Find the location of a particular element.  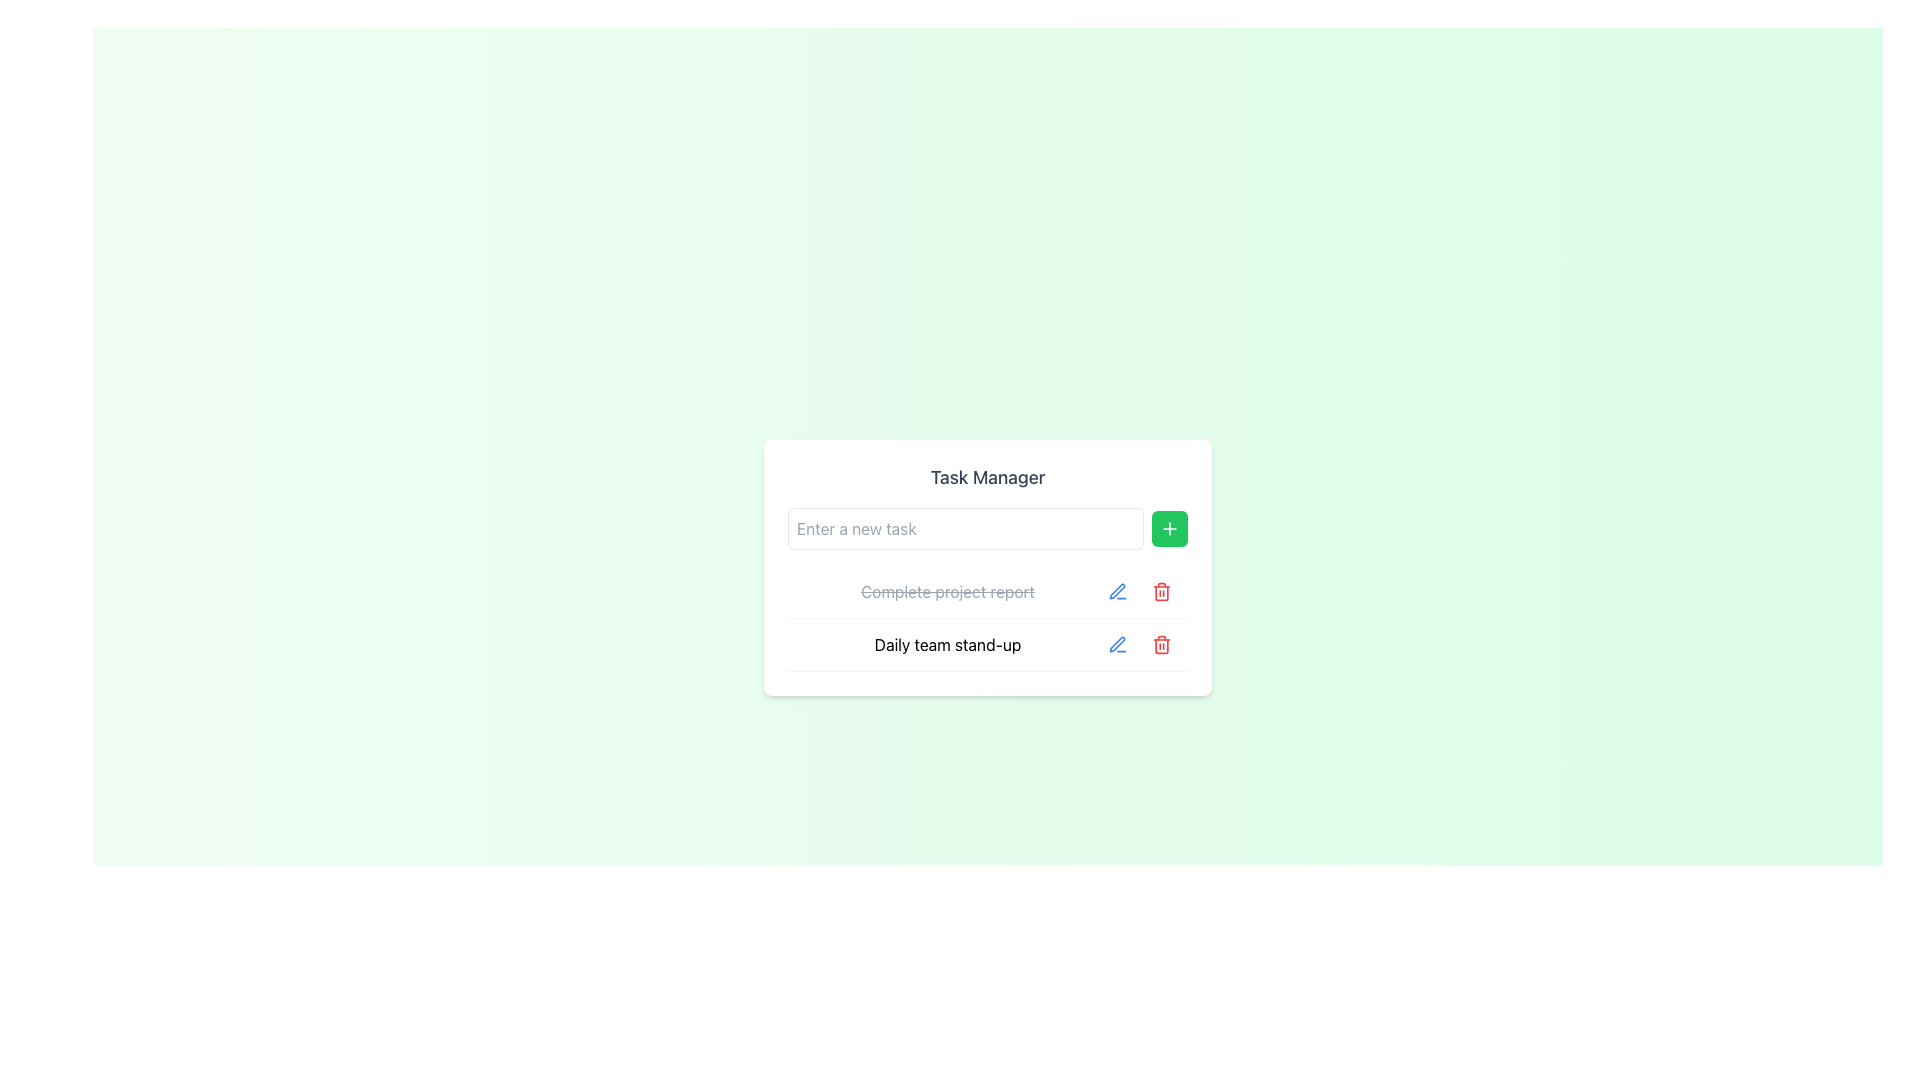

the text label displaying 'Daily team stand-up' for sorting purposes is located at coordinates (988, 645).